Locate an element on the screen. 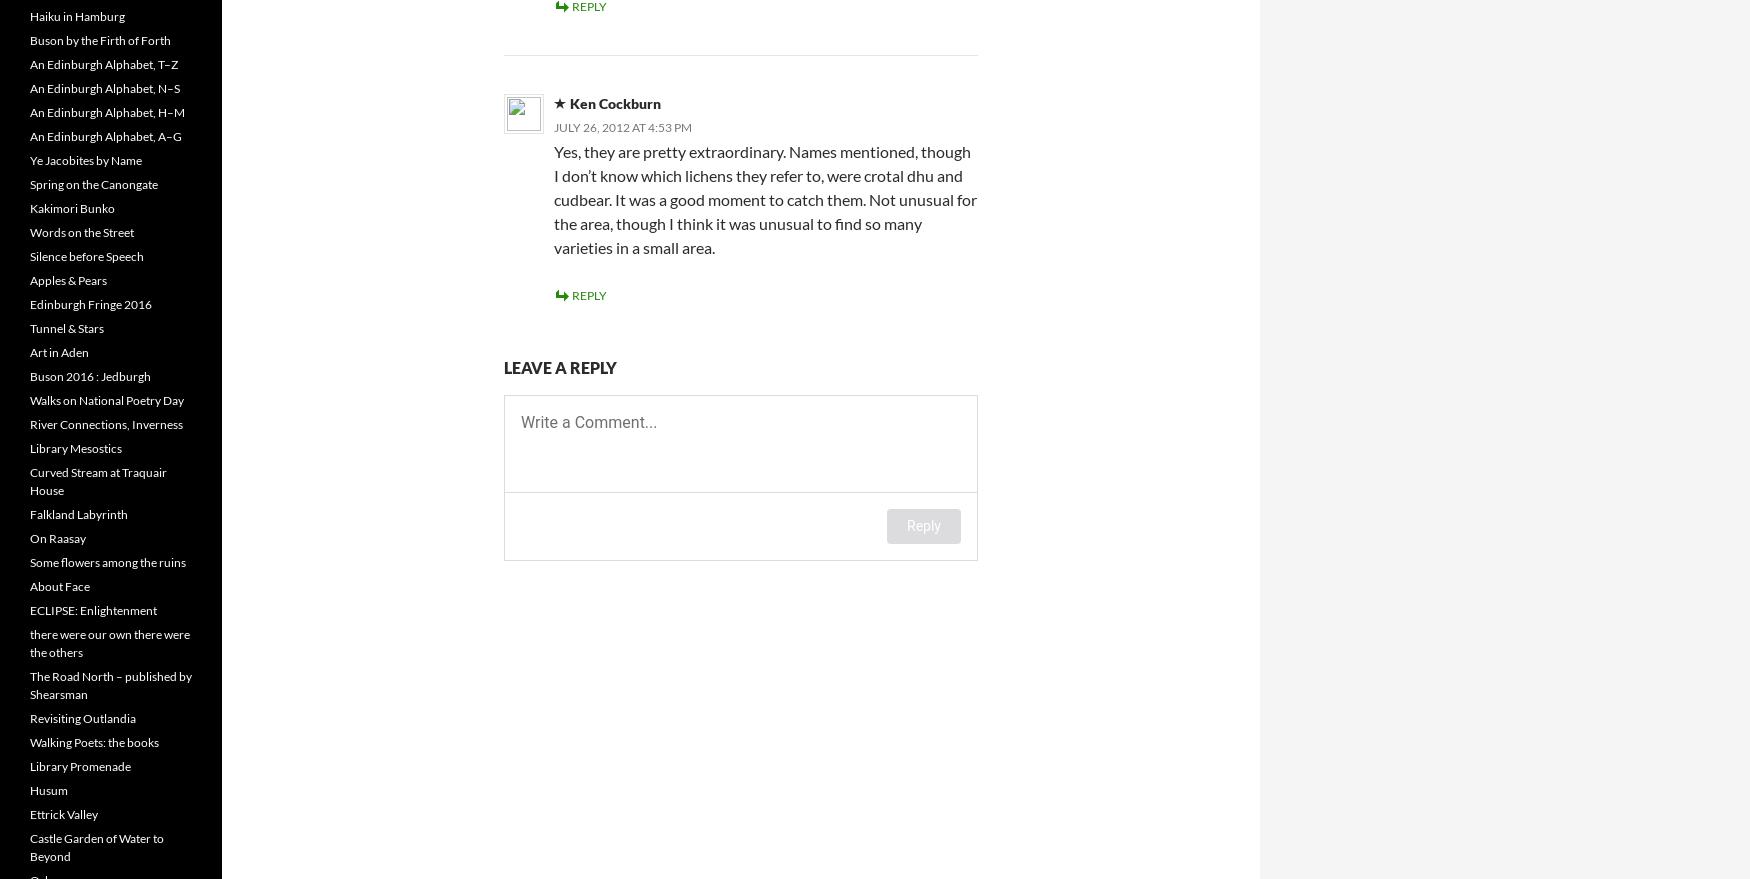 The height and width of the screenshot is (879, 1750). 'Buson by the Firth of Forth' is located at coordinates (100, 39).